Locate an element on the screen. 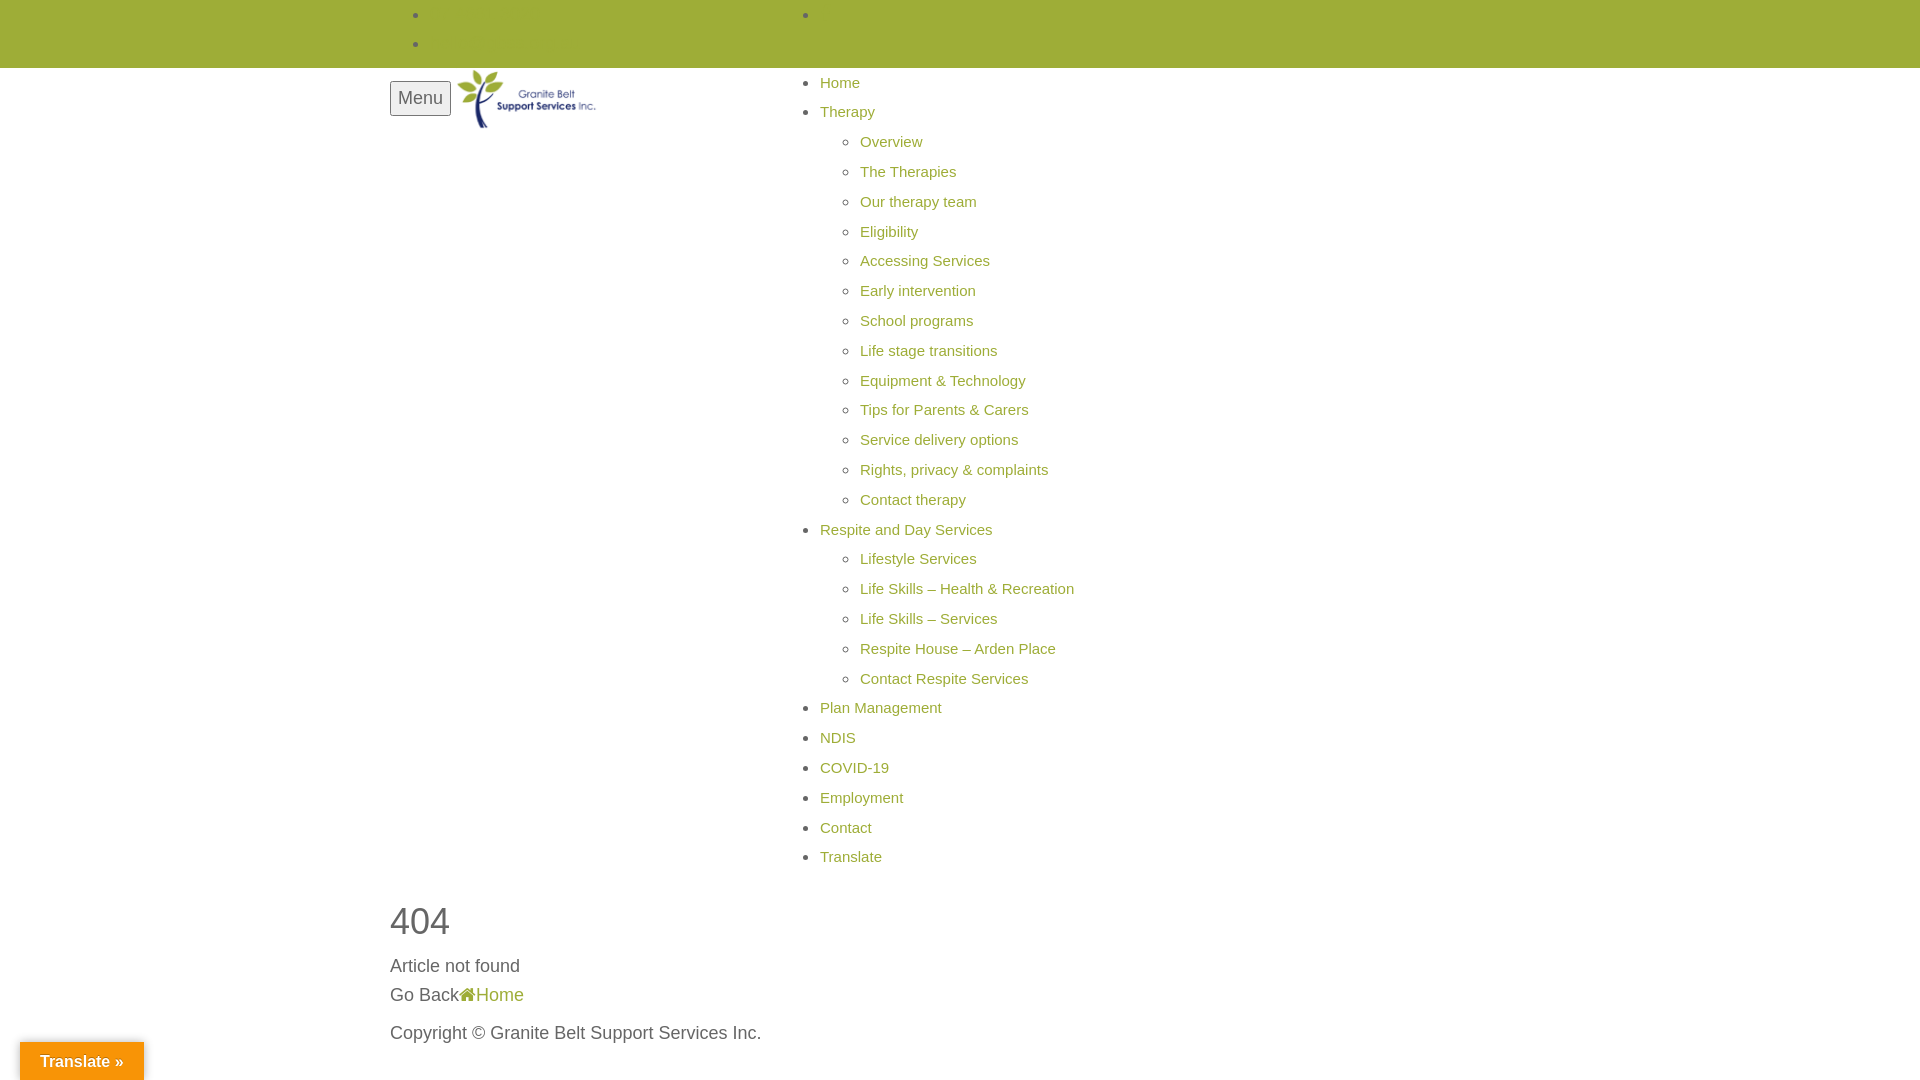 This screenshot has height=1080, width=1920. 'Early intervention' is located at coordinates (916, 290).